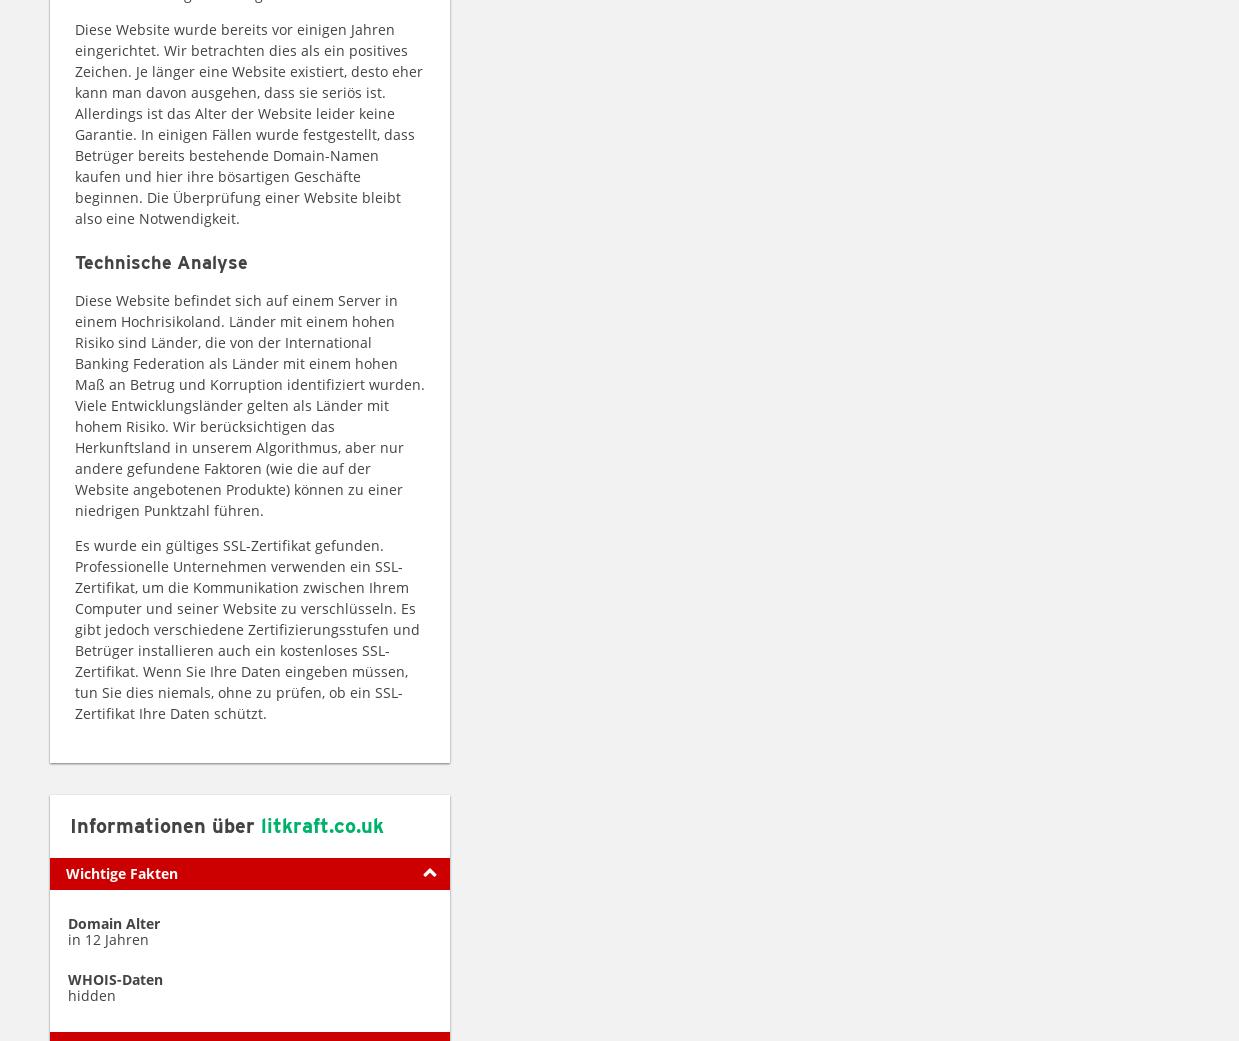 The width and height of the screenshot is (1239, 1041). Describe the element at coordinates (322, 824) in the screenshot. I see `'litkraft.co.uk'` at that location.